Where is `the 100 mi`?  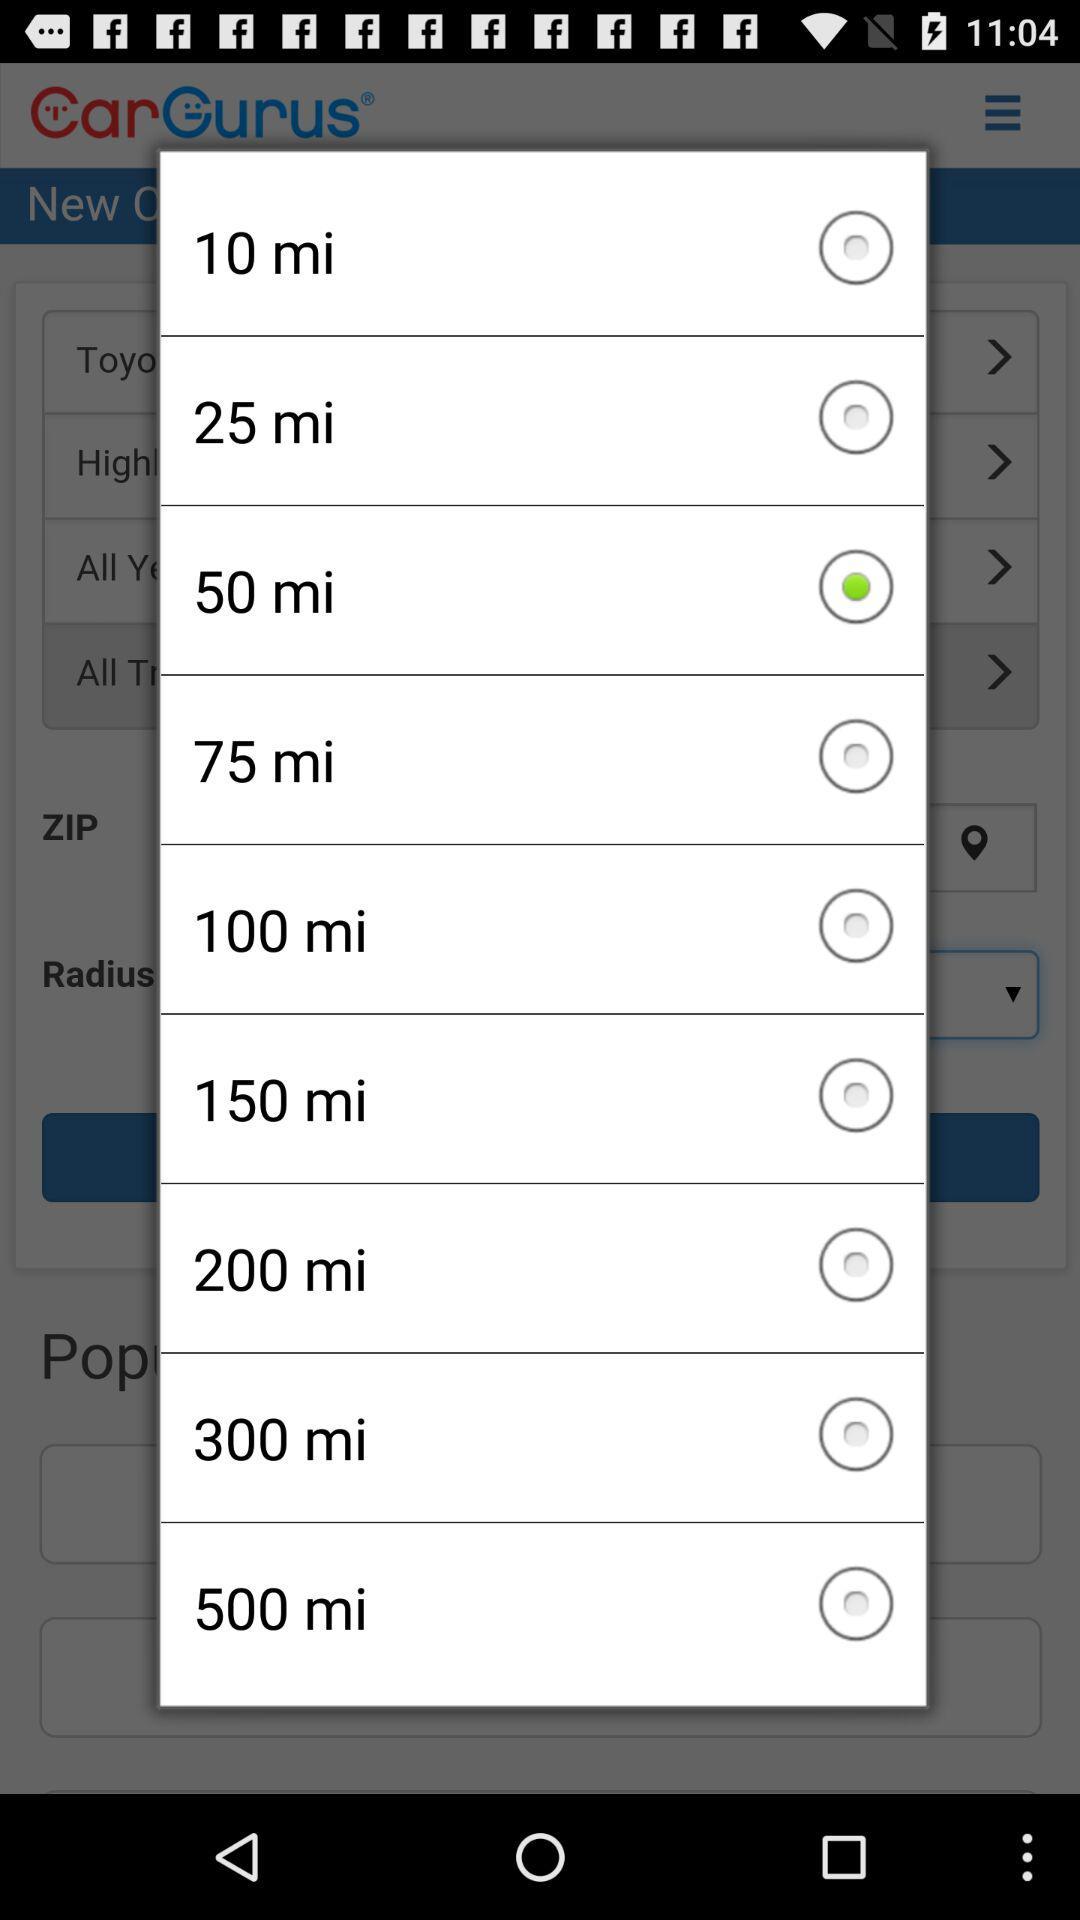
the 100 mi is located at coordinates (542, 928).